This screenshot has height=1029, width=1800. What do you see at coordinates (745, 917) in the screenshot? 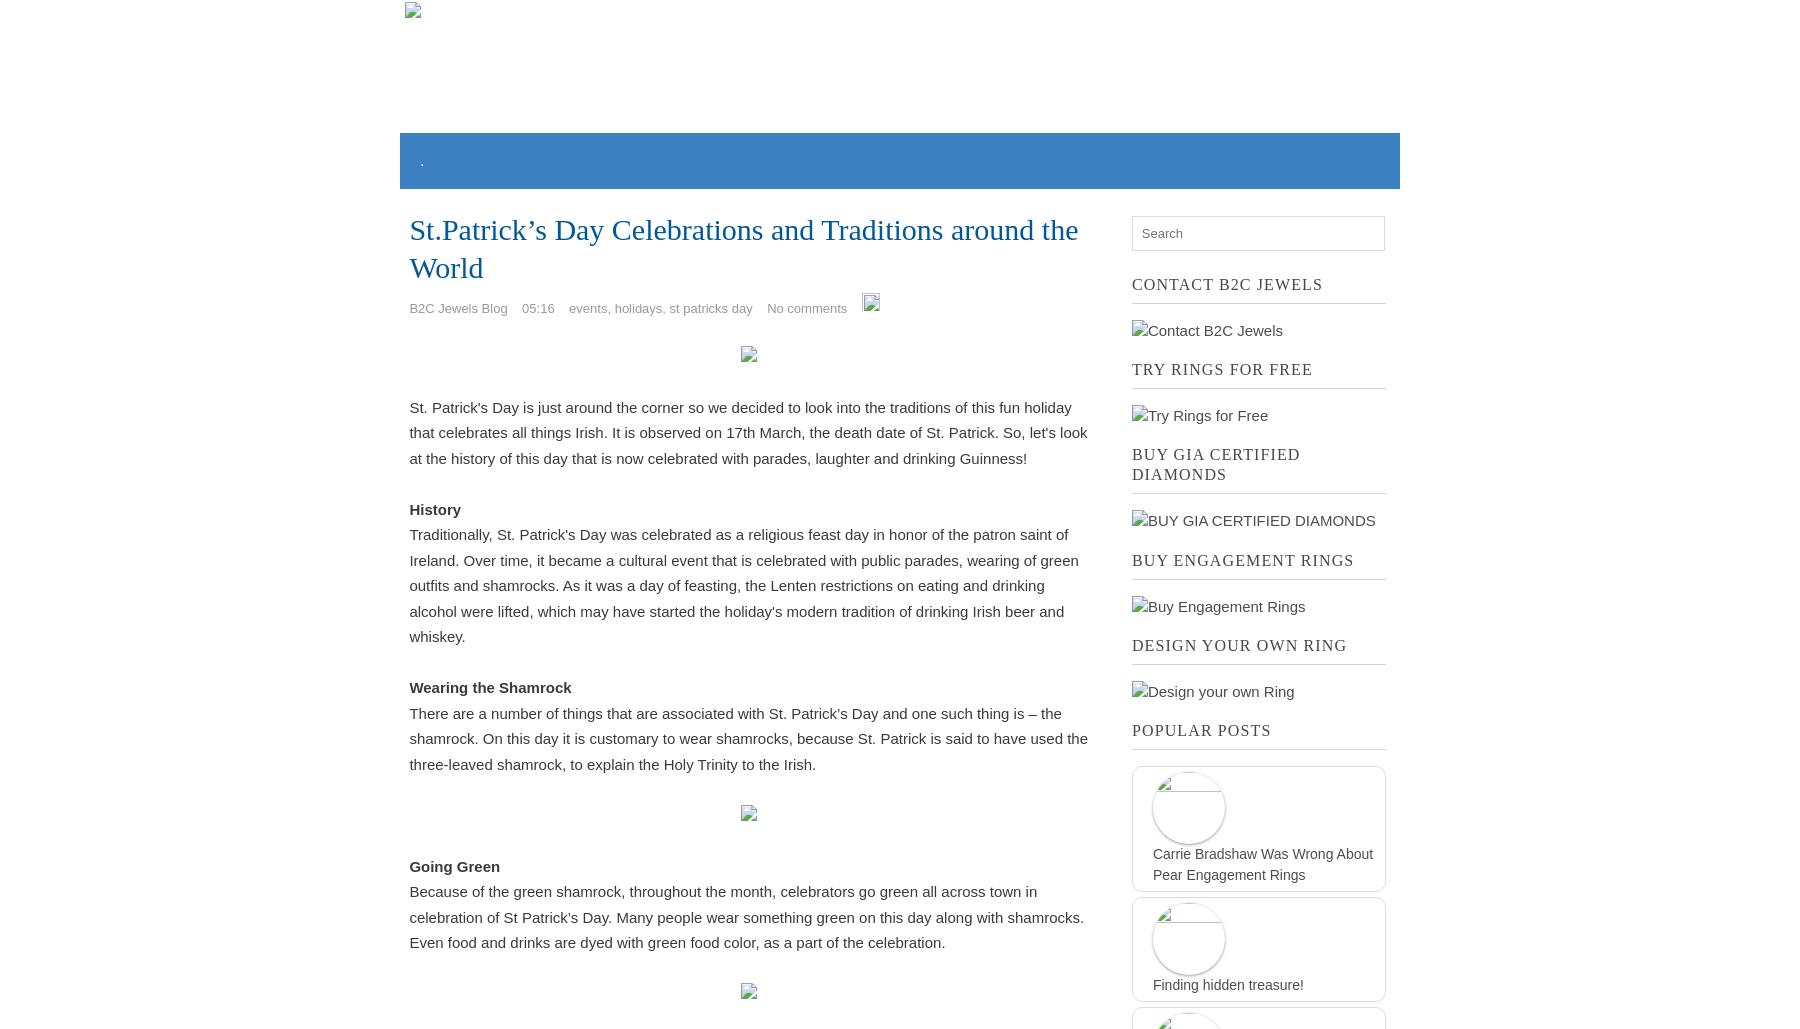
I see `'Because of the green shamrock, throughout the month, celebrators go green all across town in celebration of St Patrick’s Day. Many people wear something green on this day along with shamrocks. Even food and drinks are dyed with green food color, as a part of the celebration.'` at bounding box center [745, 917].